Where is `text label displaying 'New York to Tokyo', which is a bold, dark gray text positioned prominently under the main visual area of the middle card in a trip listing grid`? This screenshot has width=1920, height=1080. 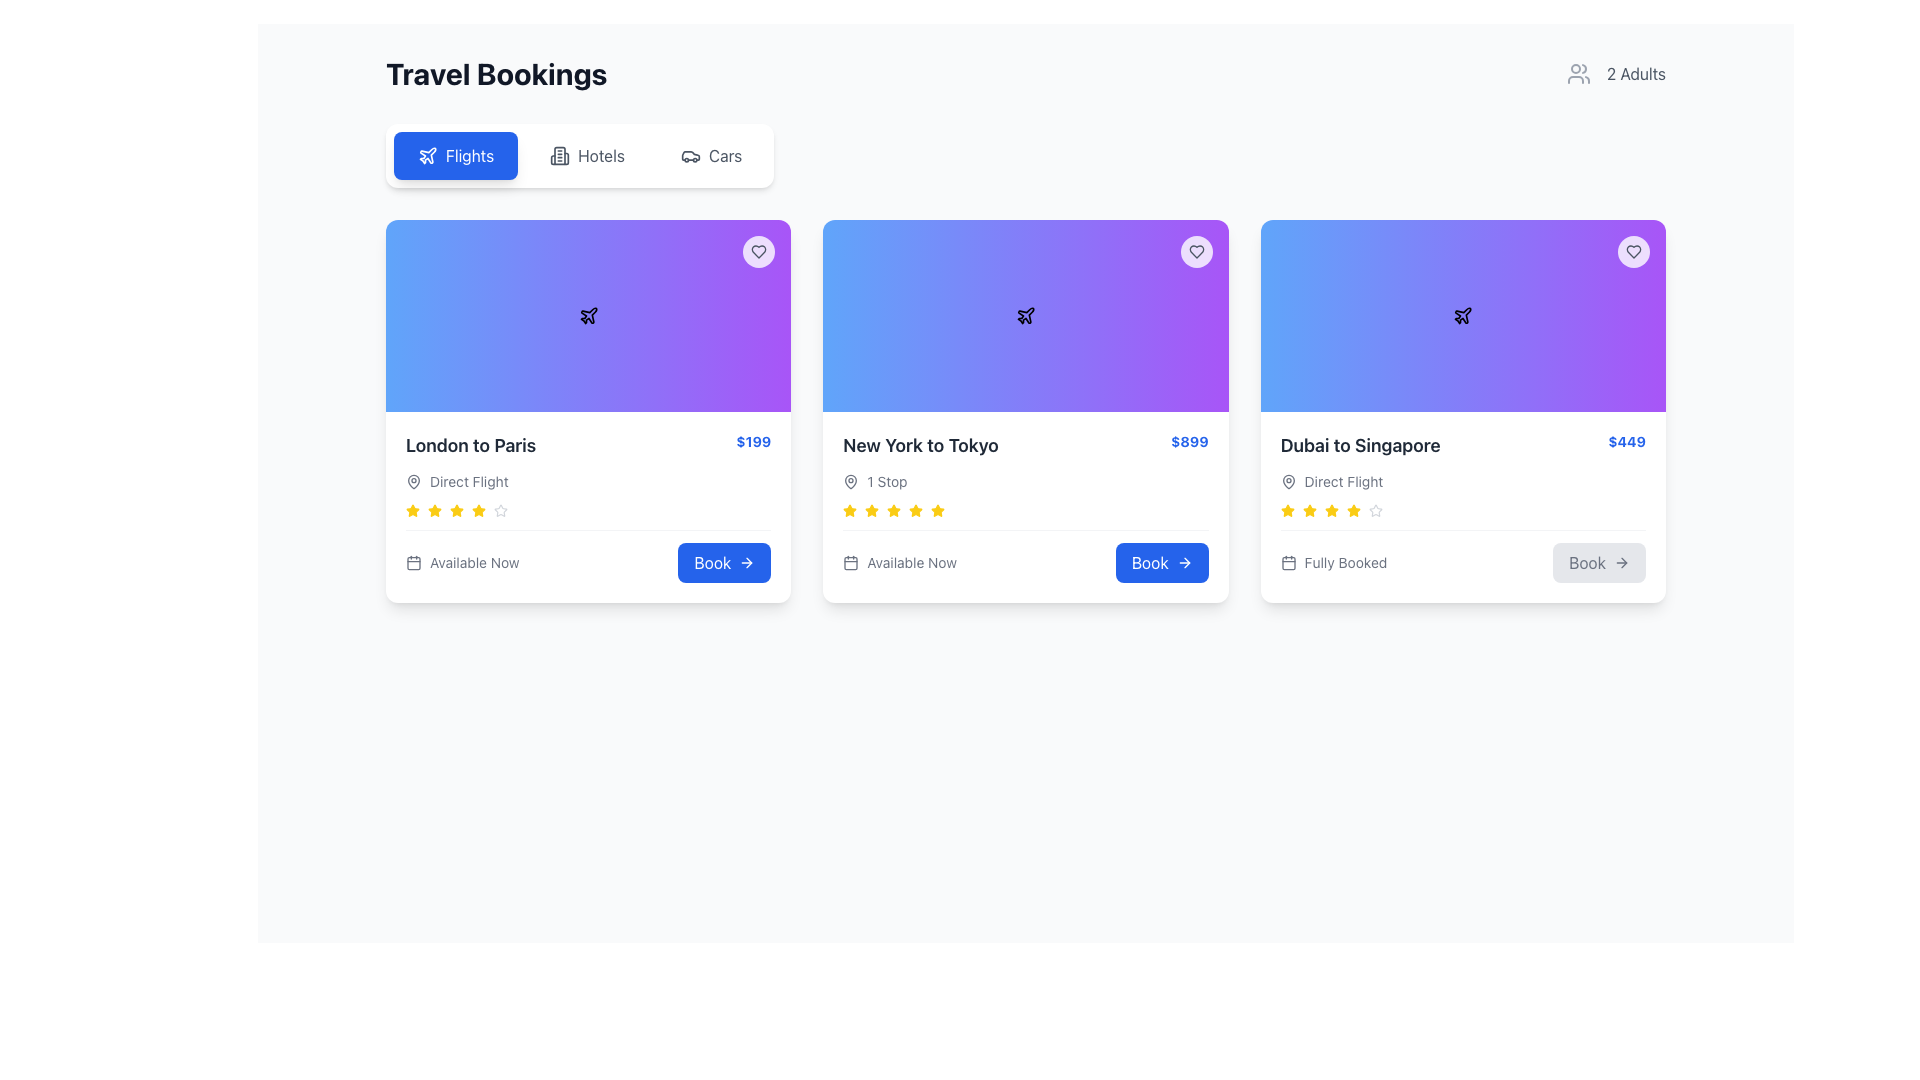 text label displaying 'New York to Tokyo', which is a bold, dark gray text positioned prominently under the main visual area of the middle card in a trip listing grid is located at coordinates (920, 445).